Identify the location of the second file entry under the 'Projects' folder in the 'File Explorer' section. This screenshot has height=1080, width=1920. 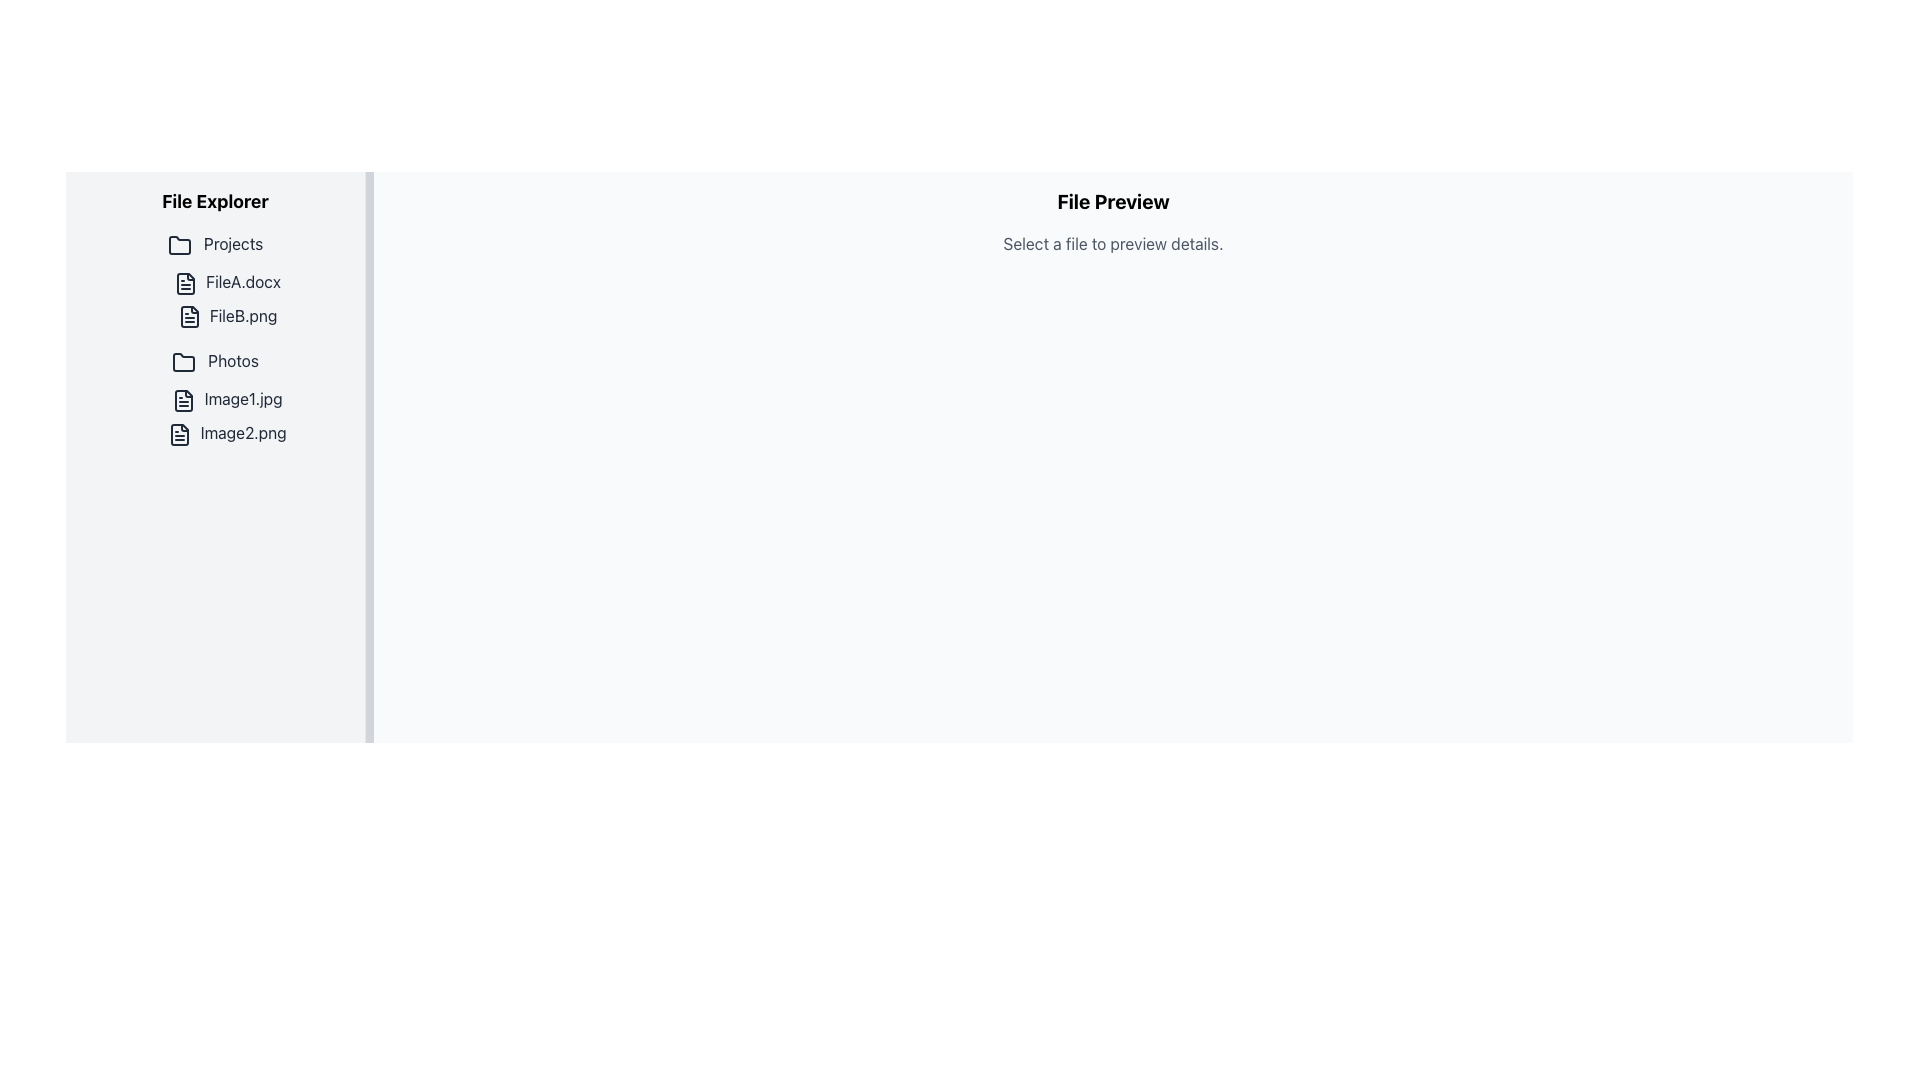
(227, 315).